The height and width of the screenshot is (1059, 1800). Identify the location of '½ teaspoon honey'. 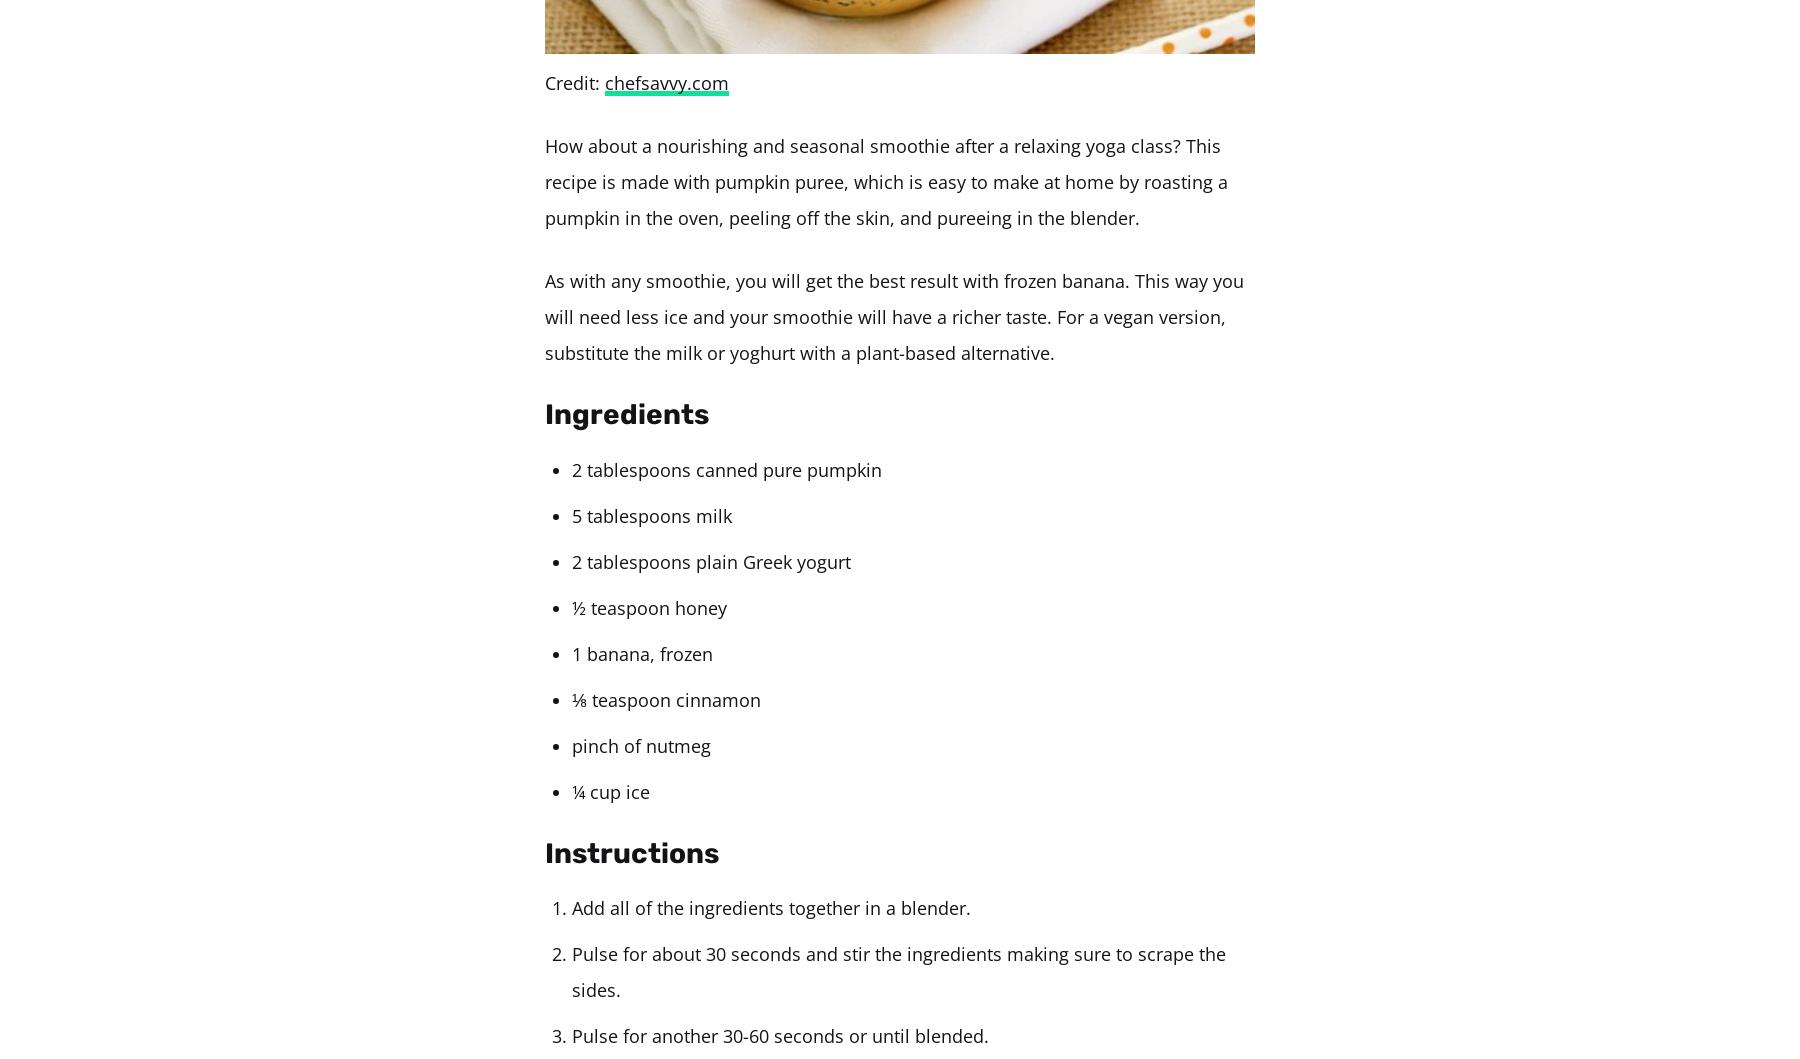
(572, 606).